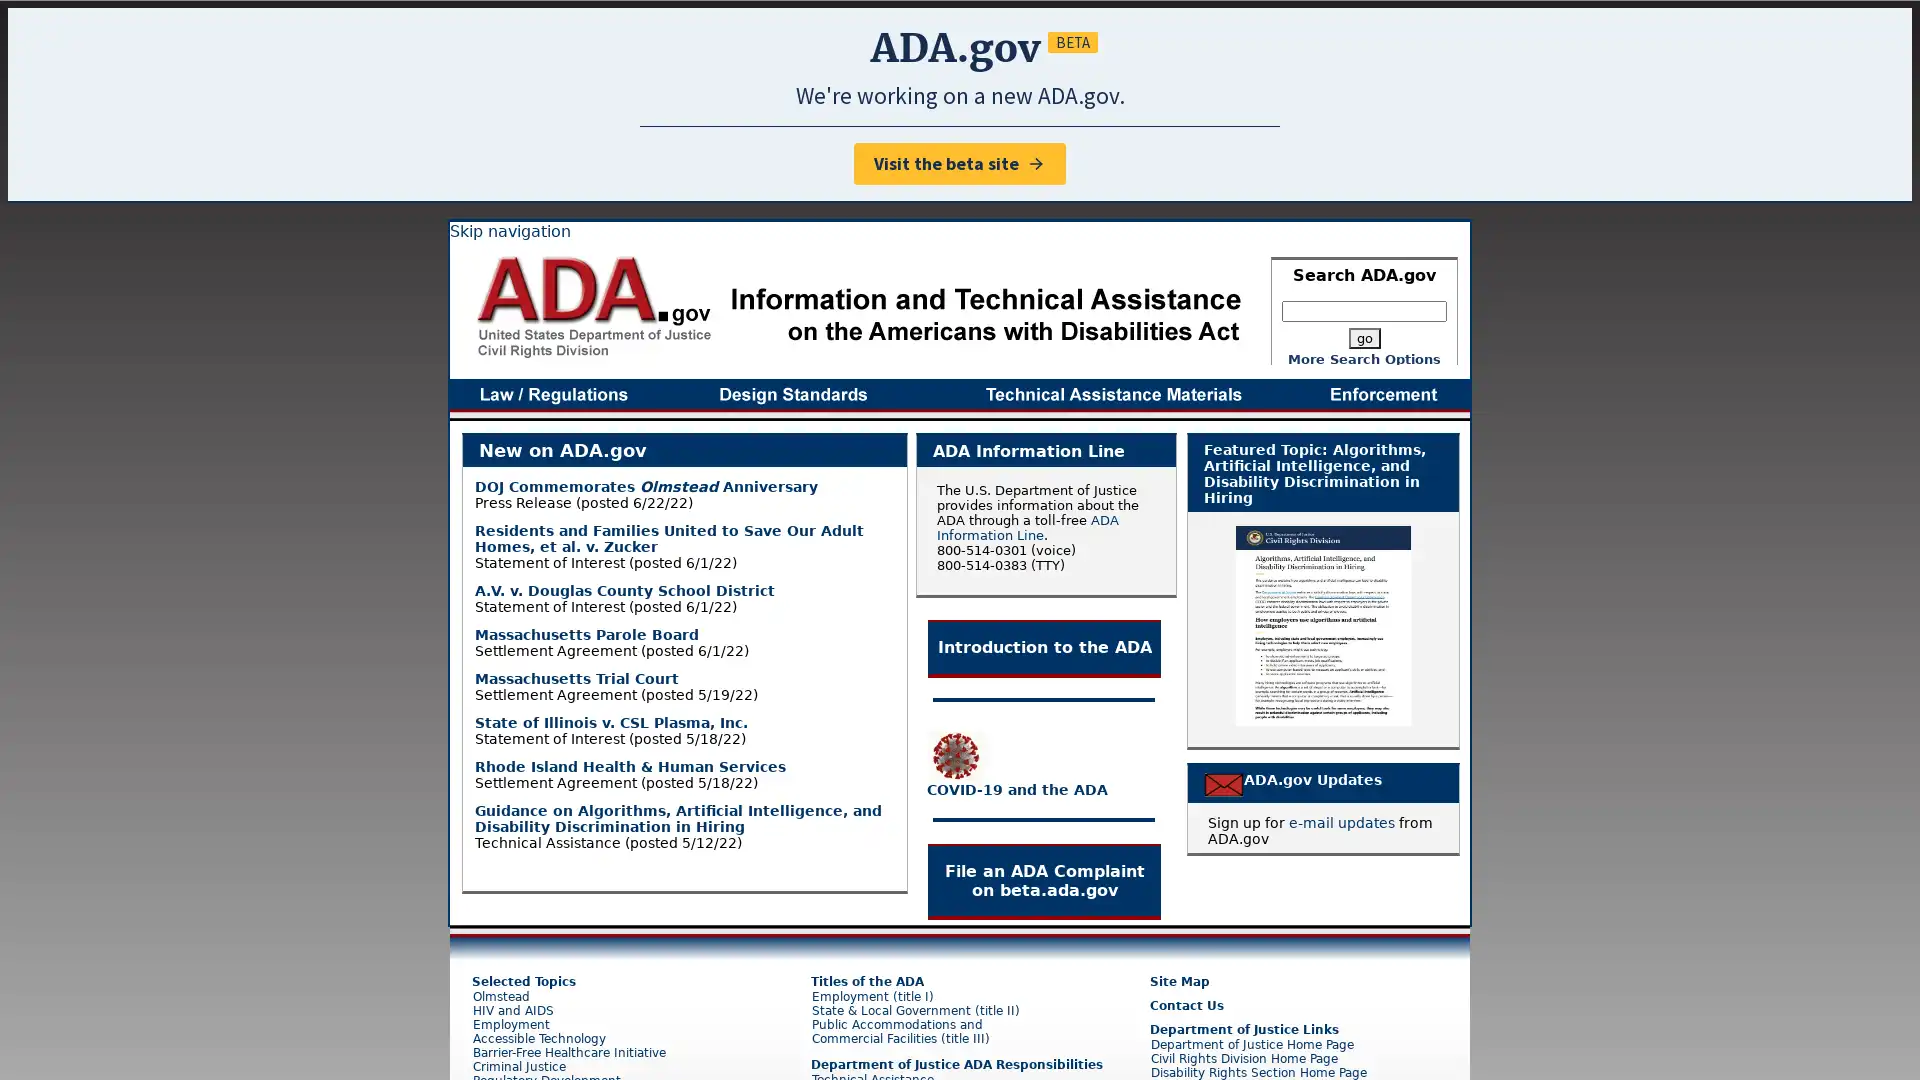  I want to click on go, so click(1362, 337).